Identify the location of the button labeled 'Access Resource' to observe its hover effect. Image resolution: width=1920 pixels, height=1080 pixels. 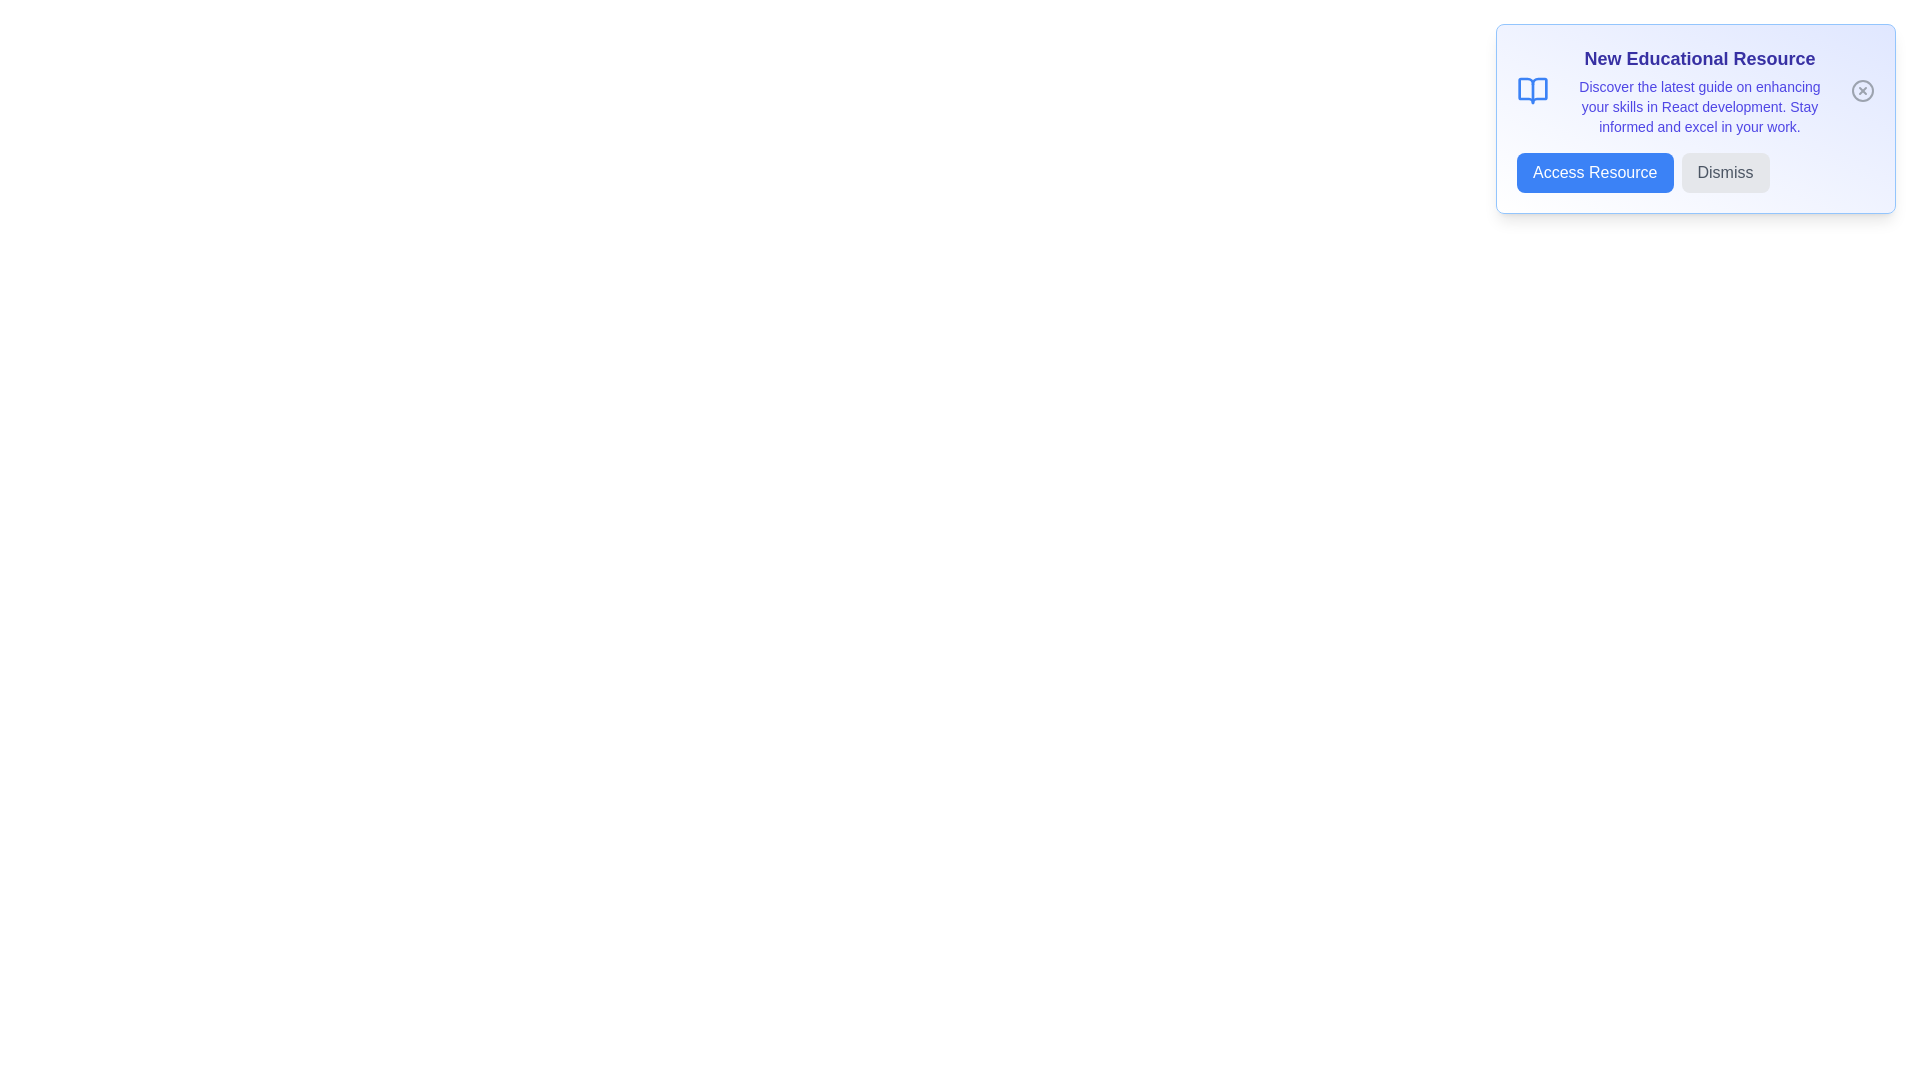
(1593, 172).